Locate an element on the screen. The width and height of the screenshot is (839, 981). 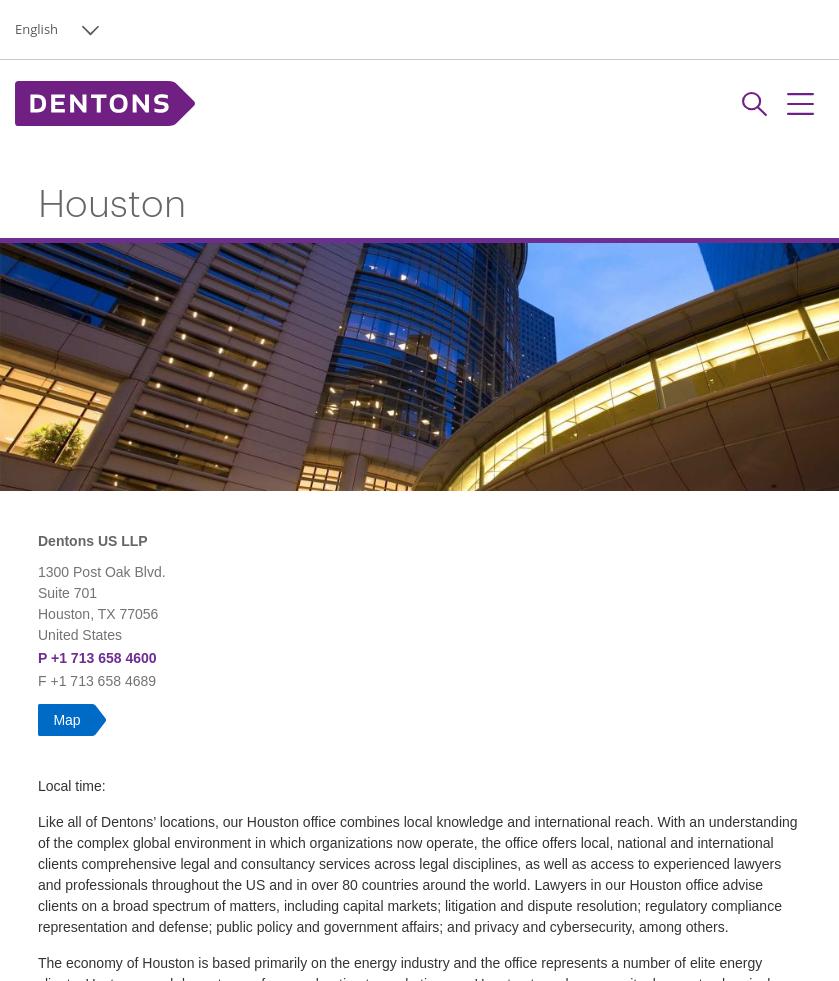
'F' is located at coordinates (43, 680).